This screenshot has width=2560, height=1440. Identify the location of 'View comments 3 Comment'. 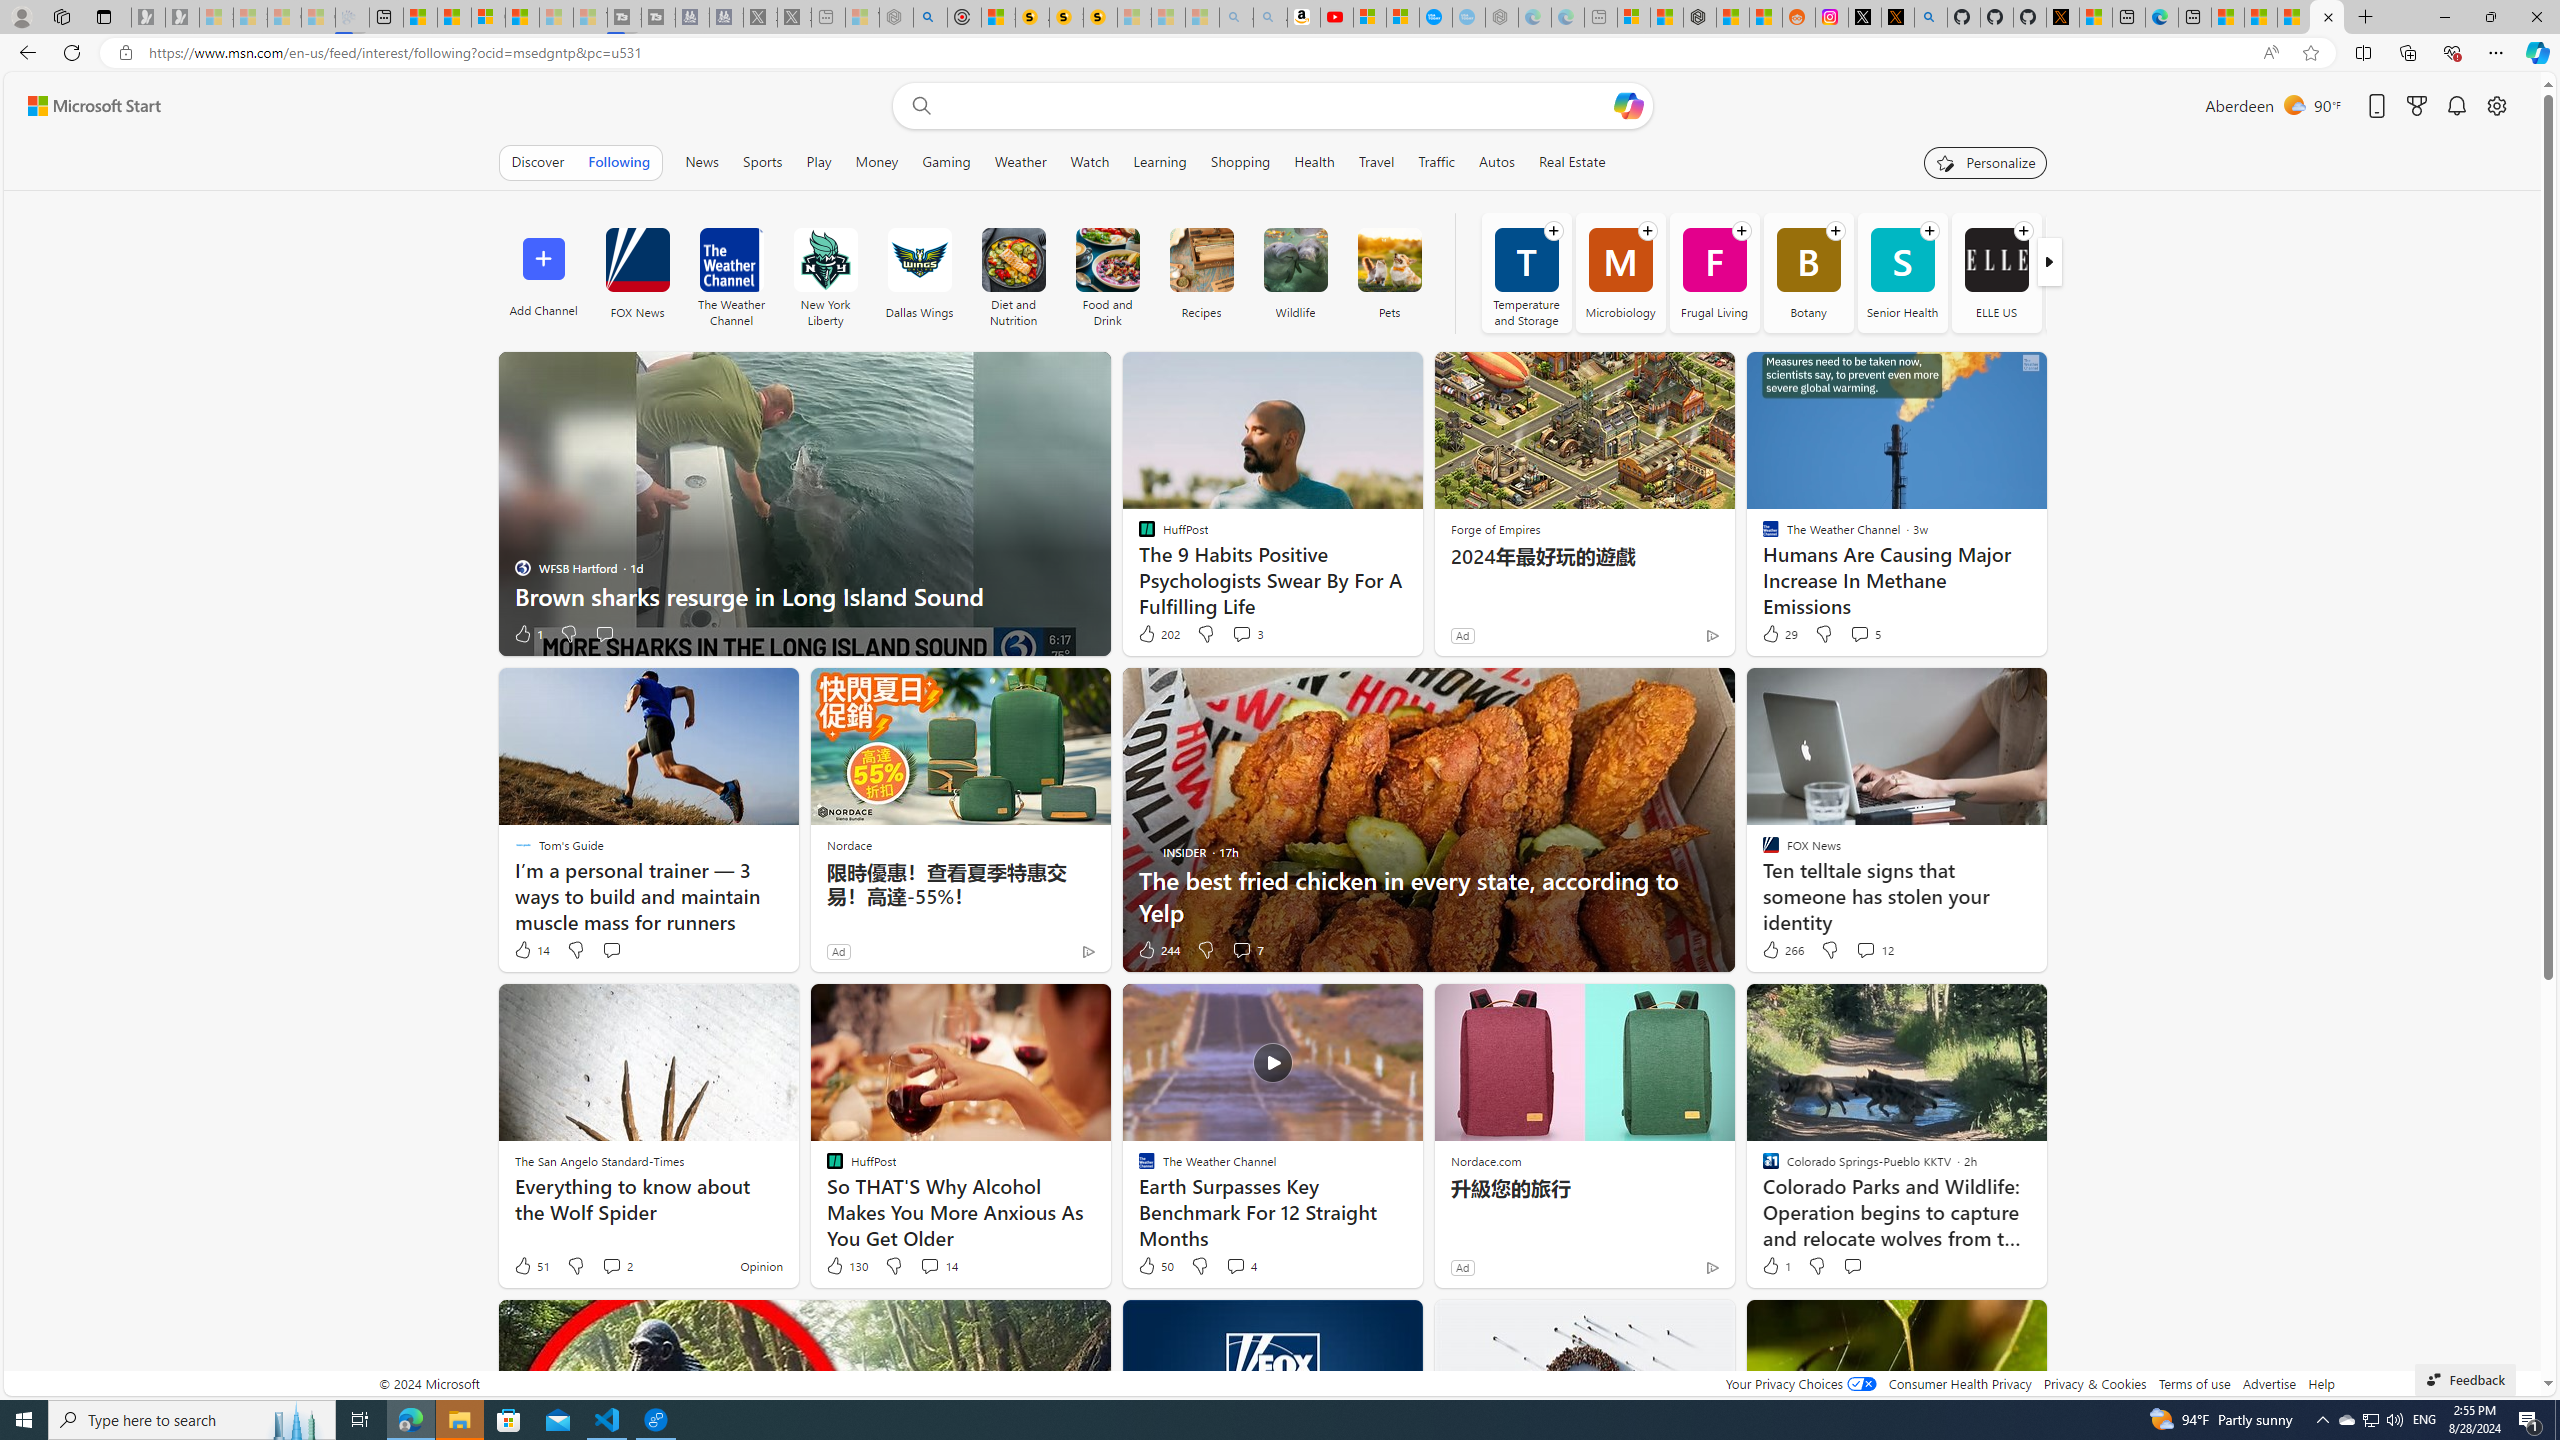
(1247, 633).